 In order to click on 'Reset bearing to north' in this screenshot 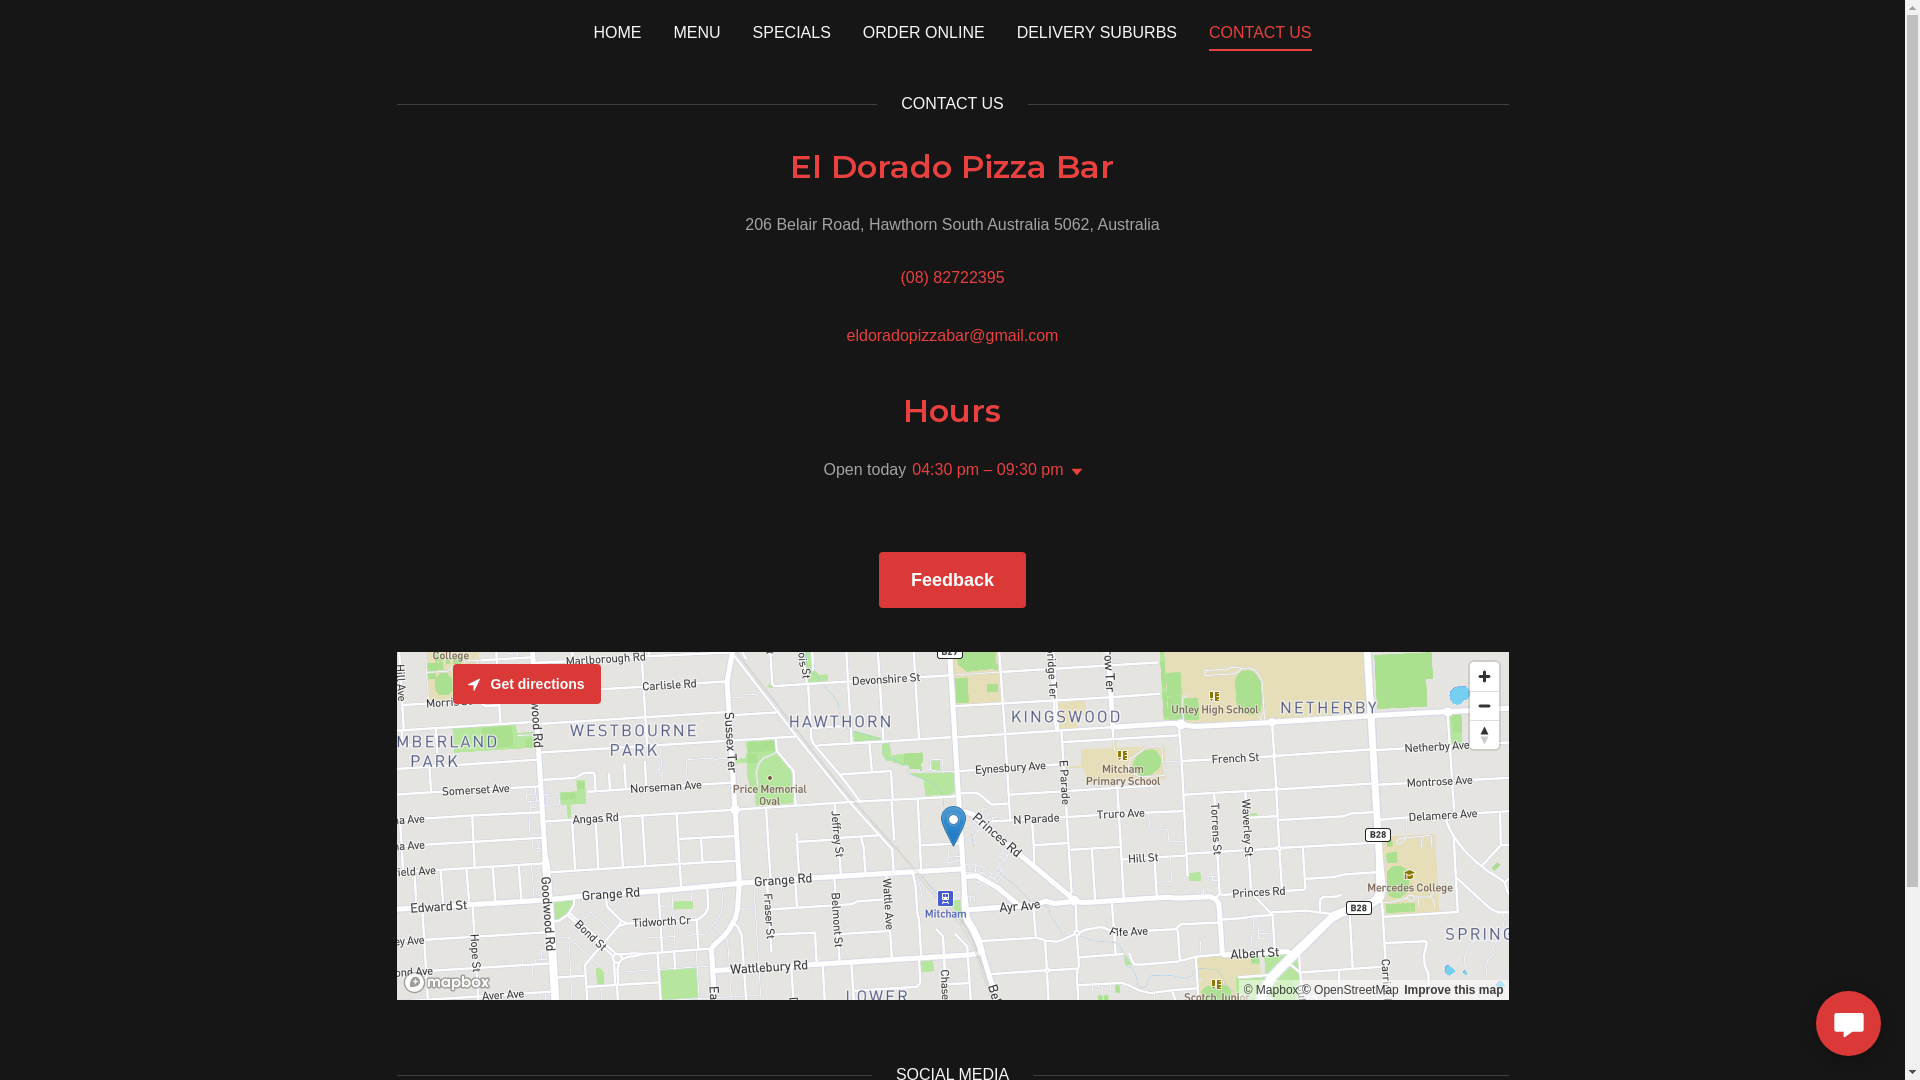, I will do `click(1484, 735)`.